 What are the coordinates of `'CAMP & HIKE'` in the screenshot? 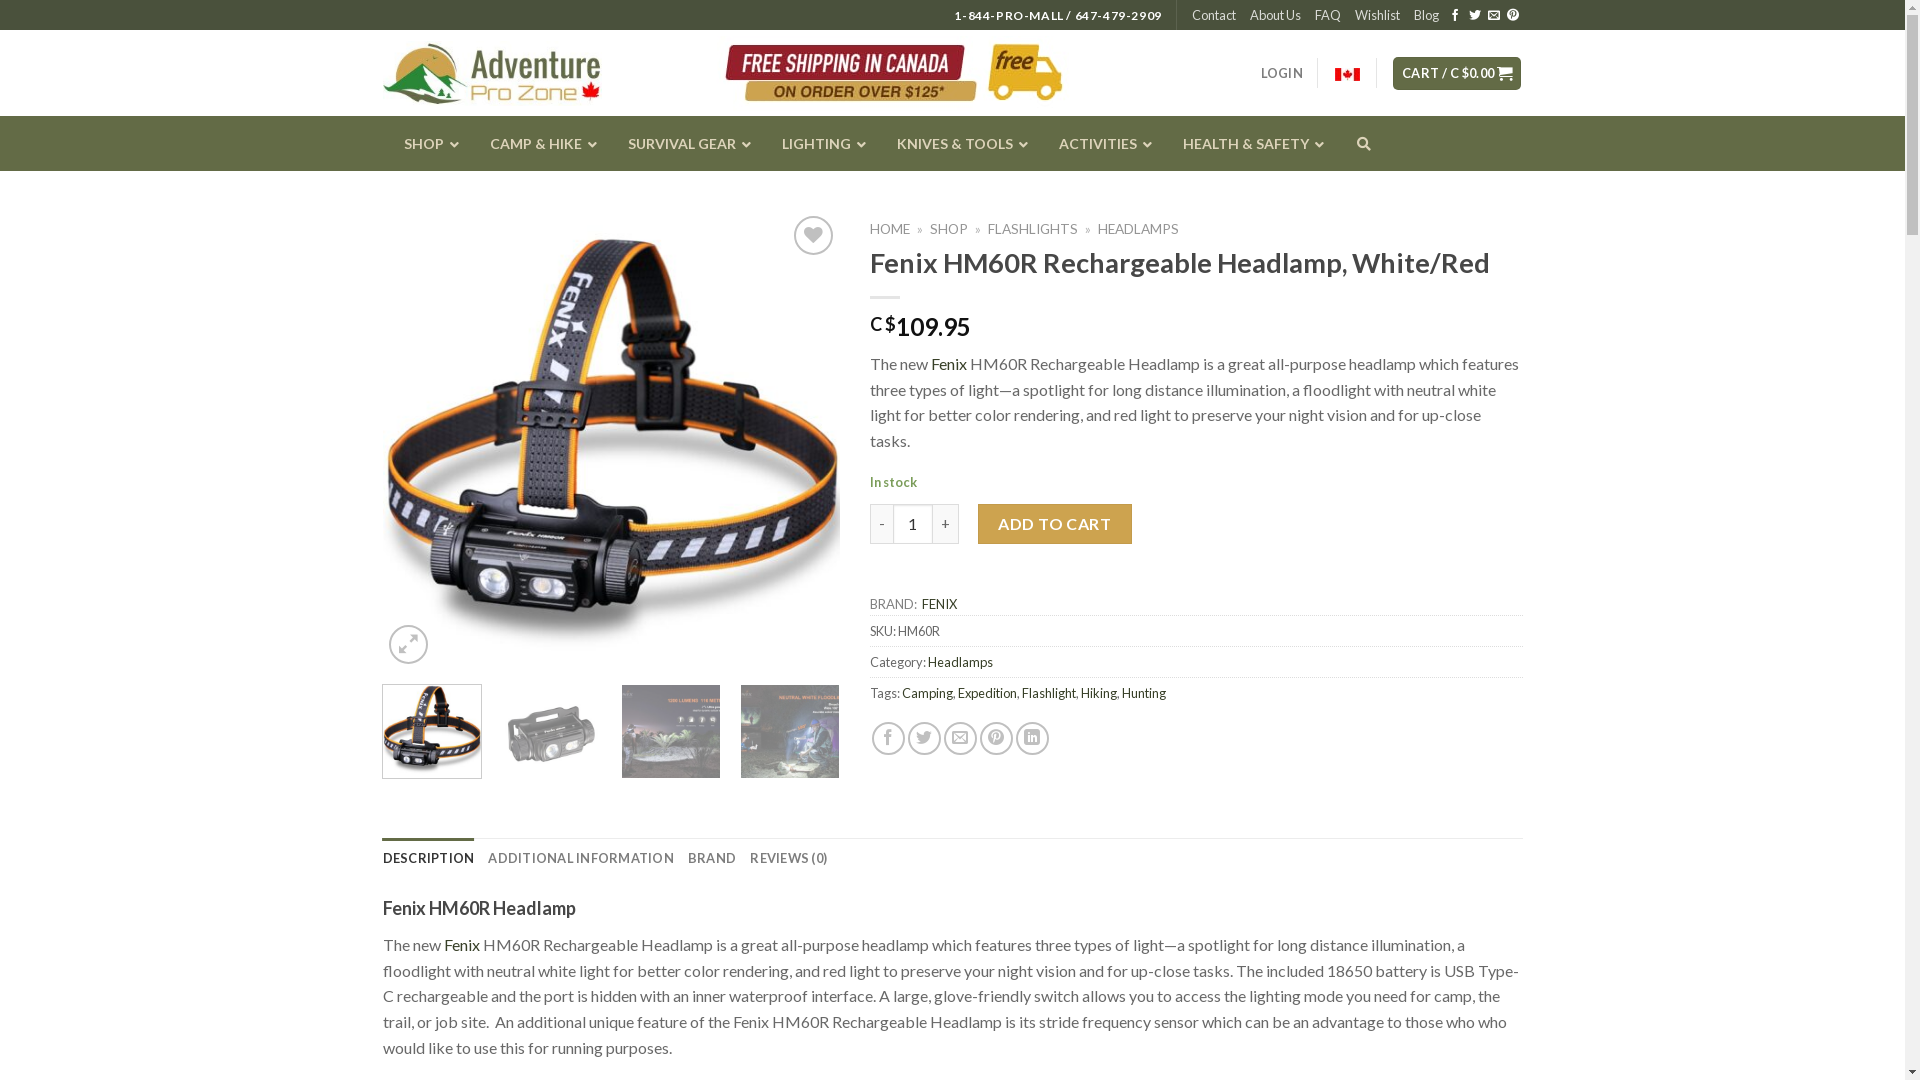 It's located at (537, 142).